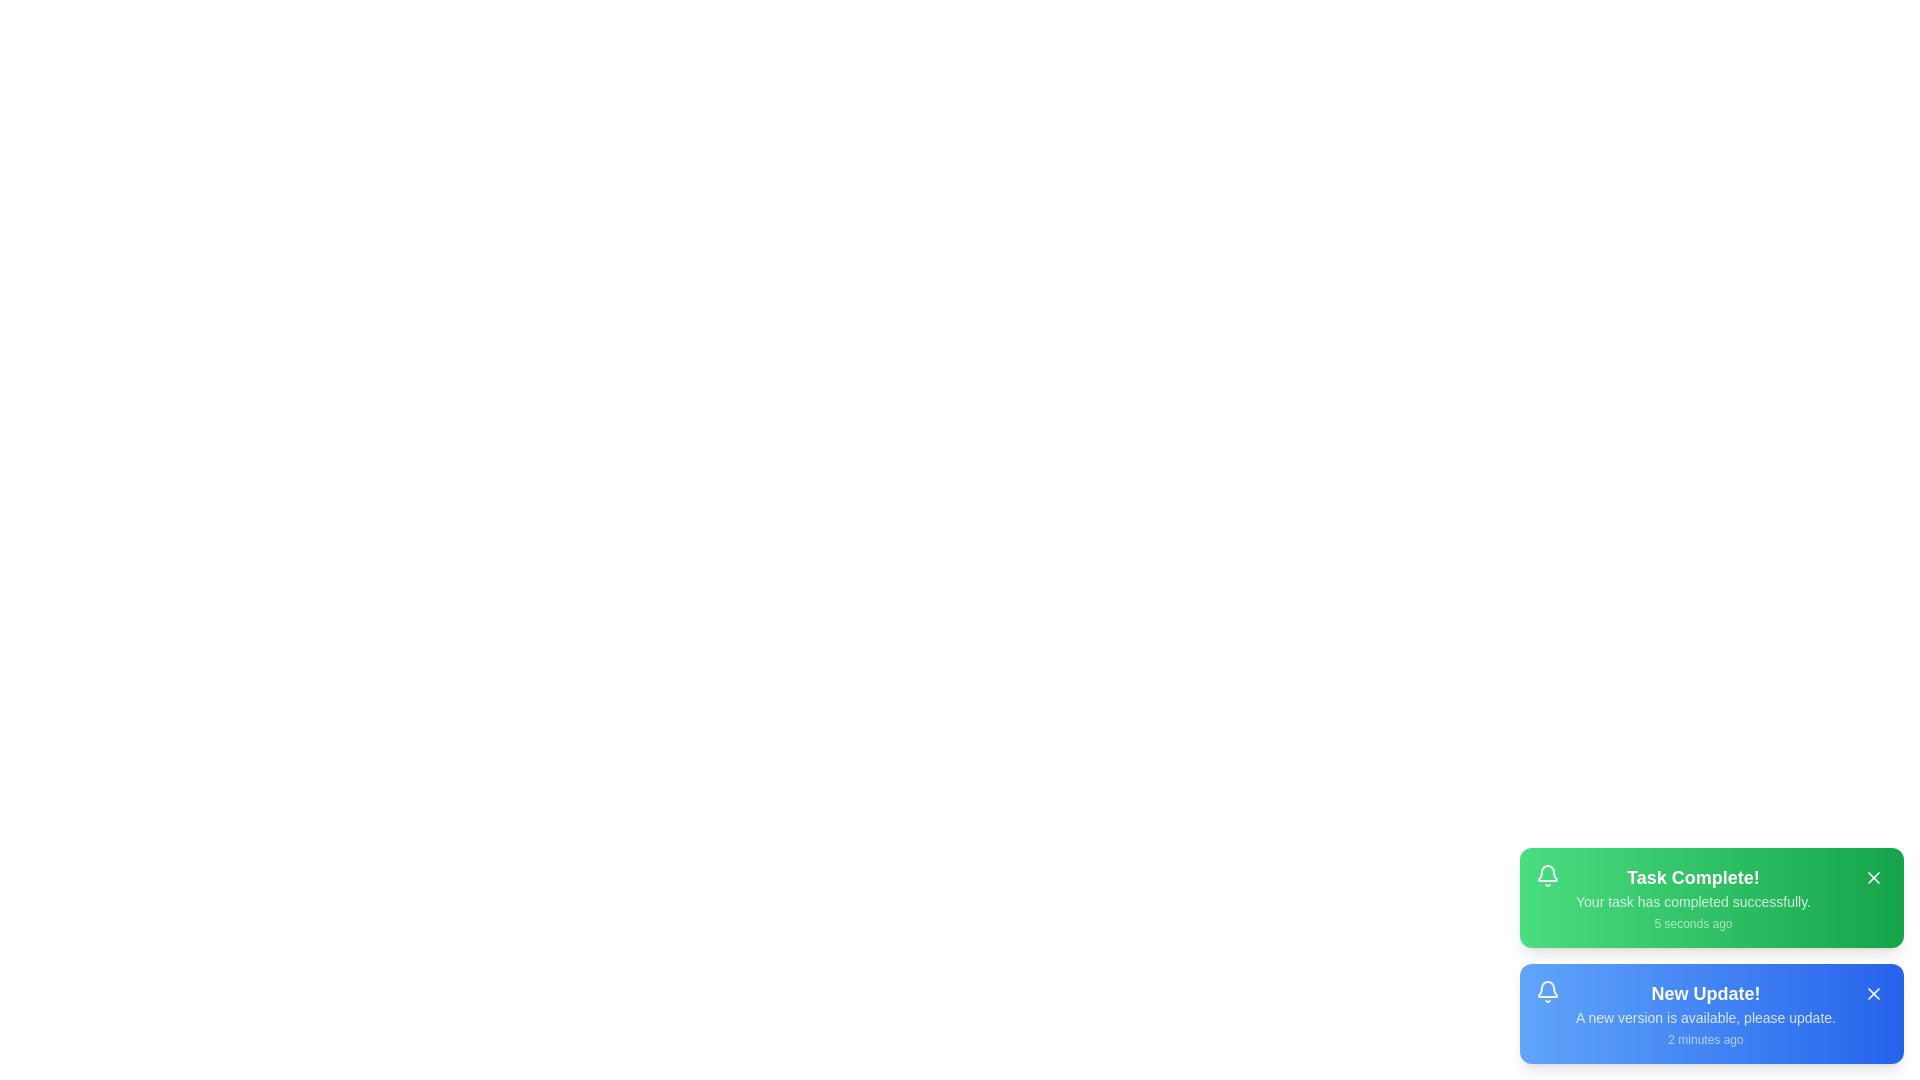  Describe the element at coordinates (1872, 877) in the screenshot. I see `dismiss button for the notification titled 'Task Complete!'` at that location.